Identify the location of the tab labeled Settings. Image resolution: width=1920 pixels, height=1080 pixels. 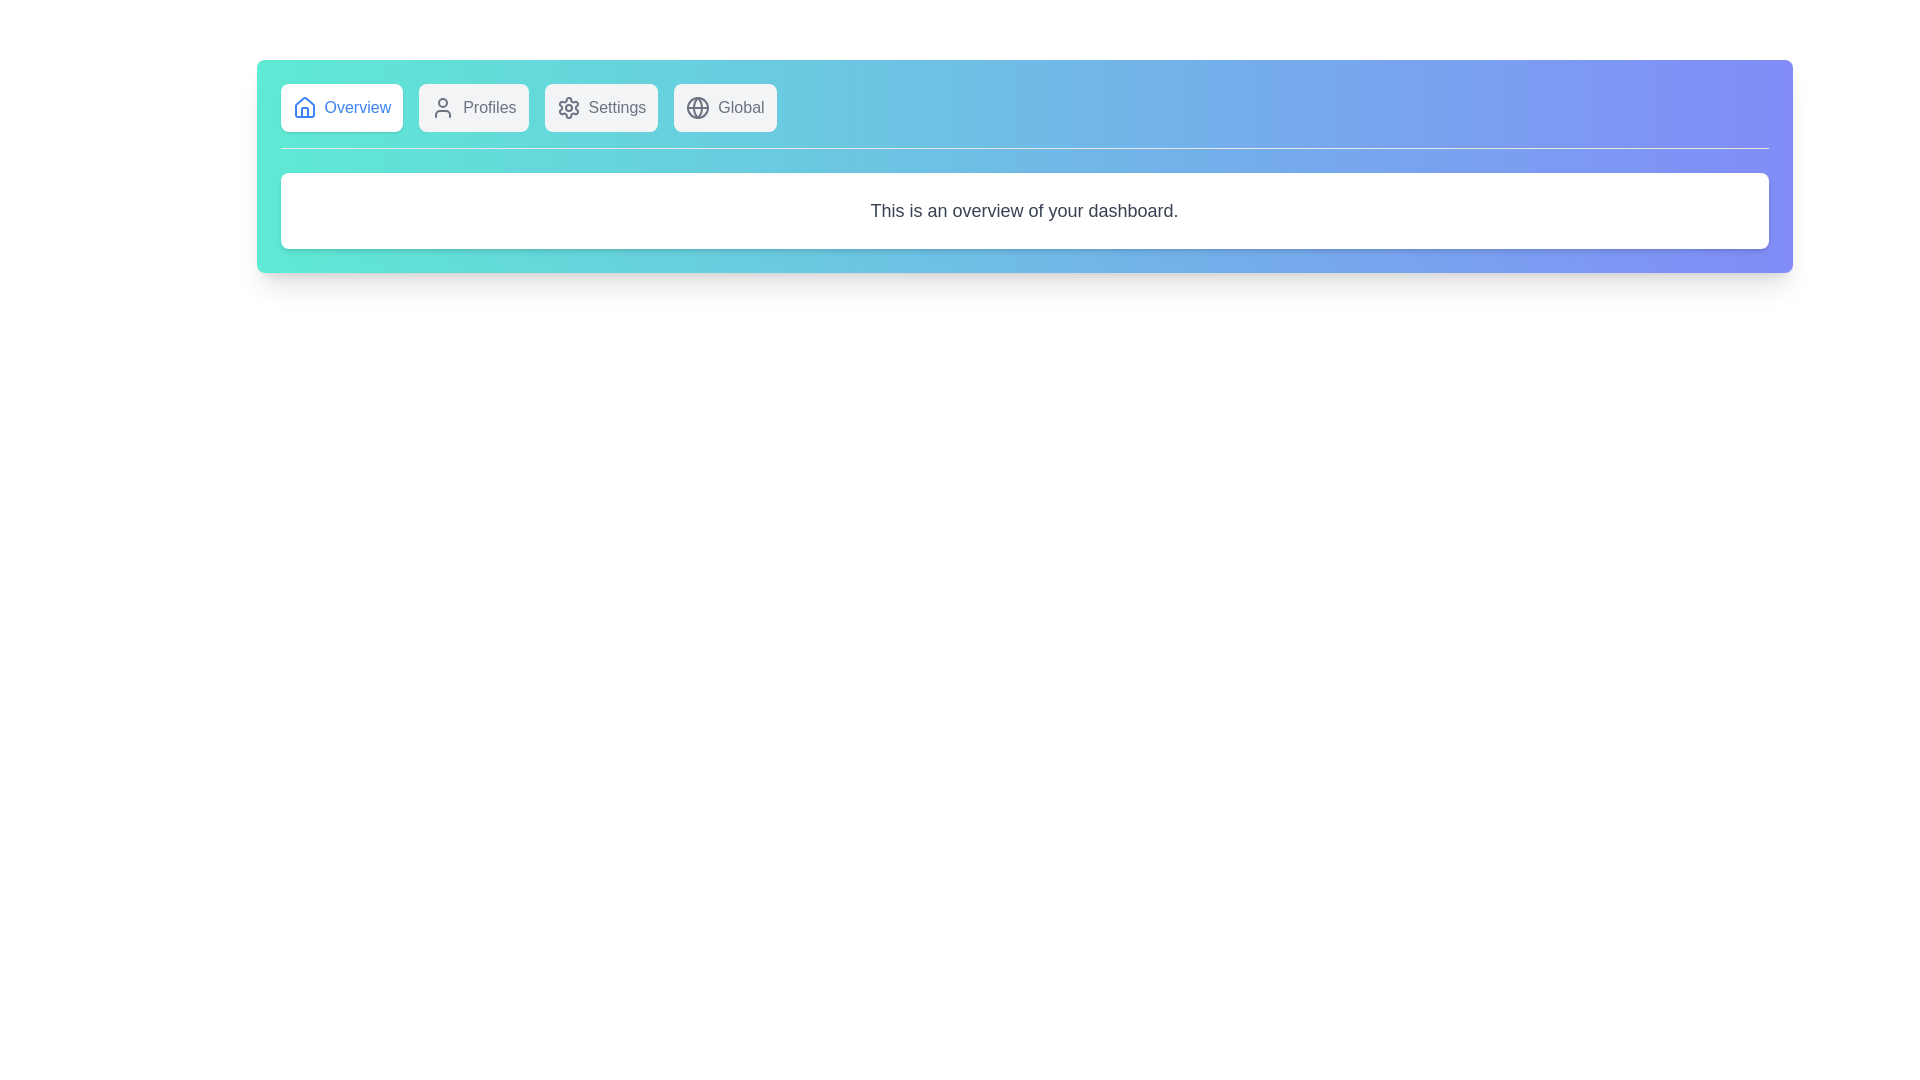
(600, 108).